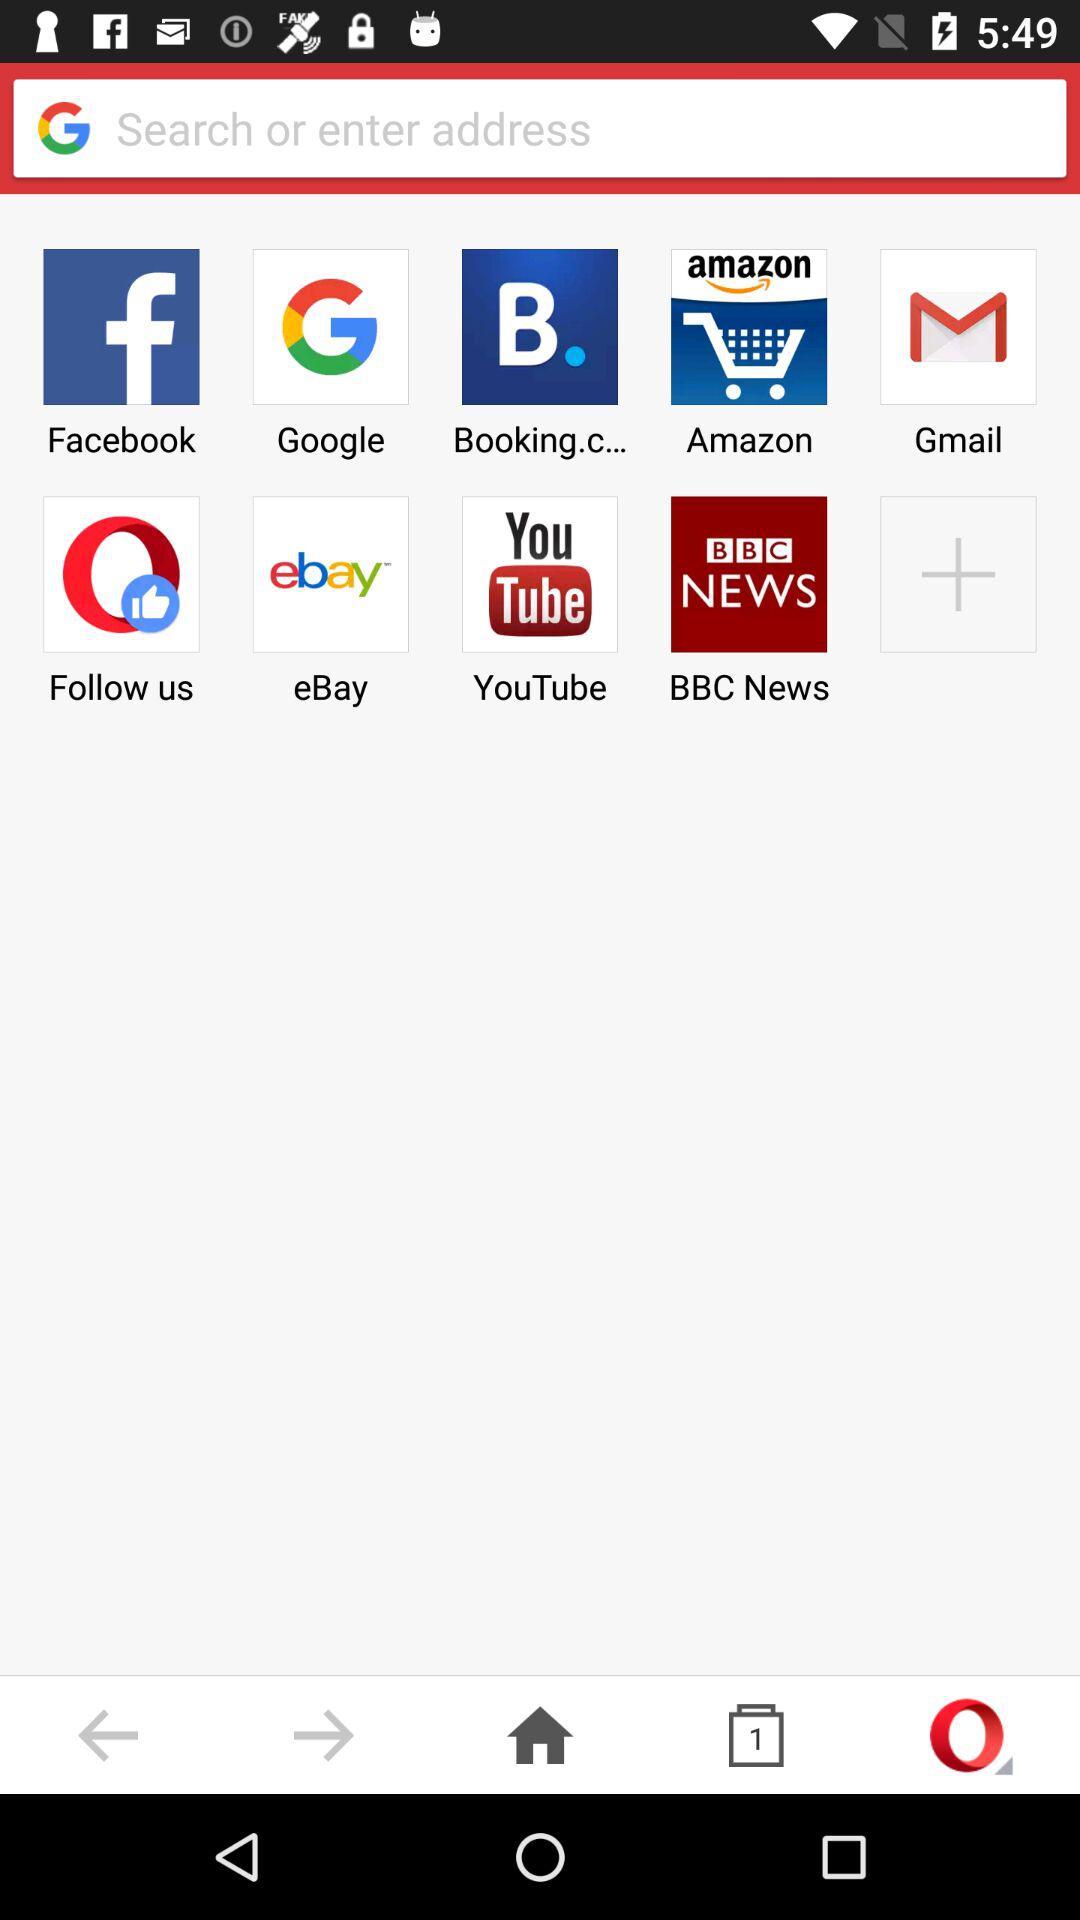  I want to click on type to search, so click(574, 127).